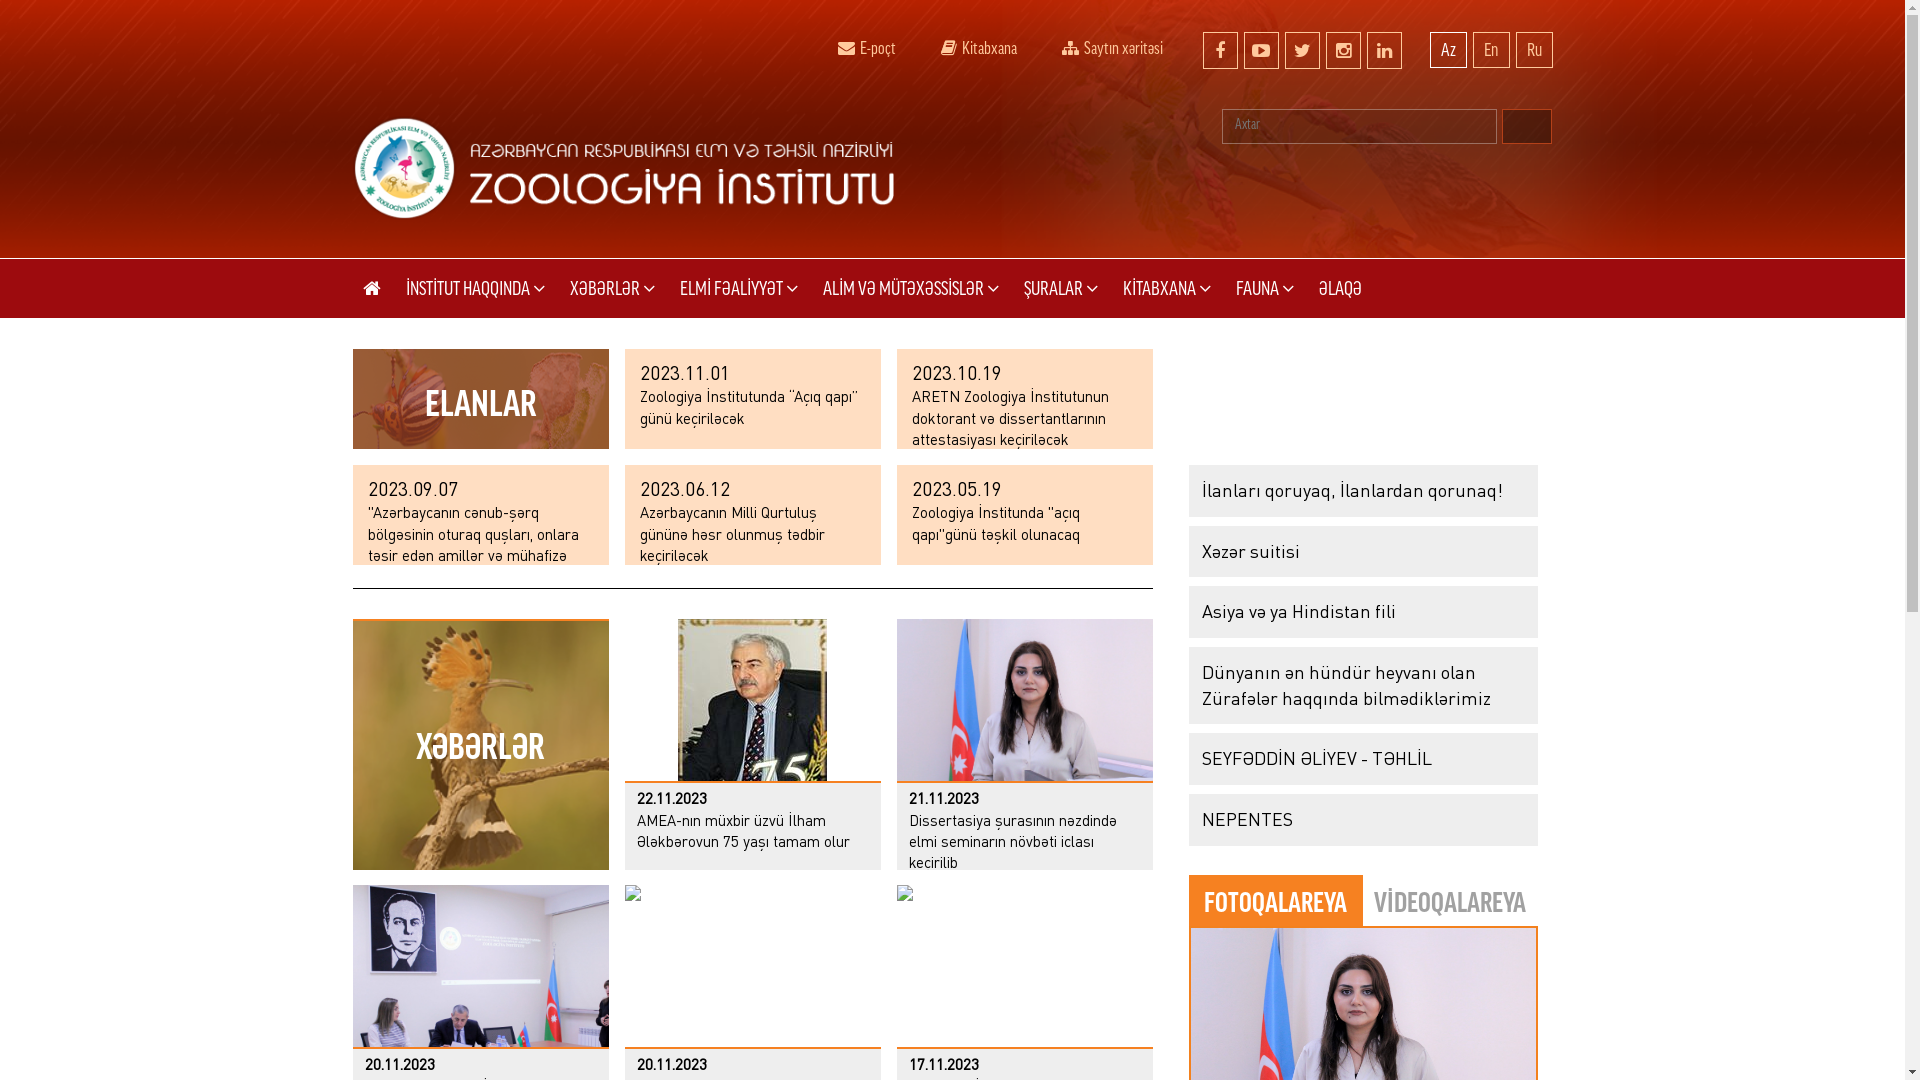  What do you see at coordinates (1533, 49) in the screenshot?
I see `'Ru'` at bounding box center [1533, 49].